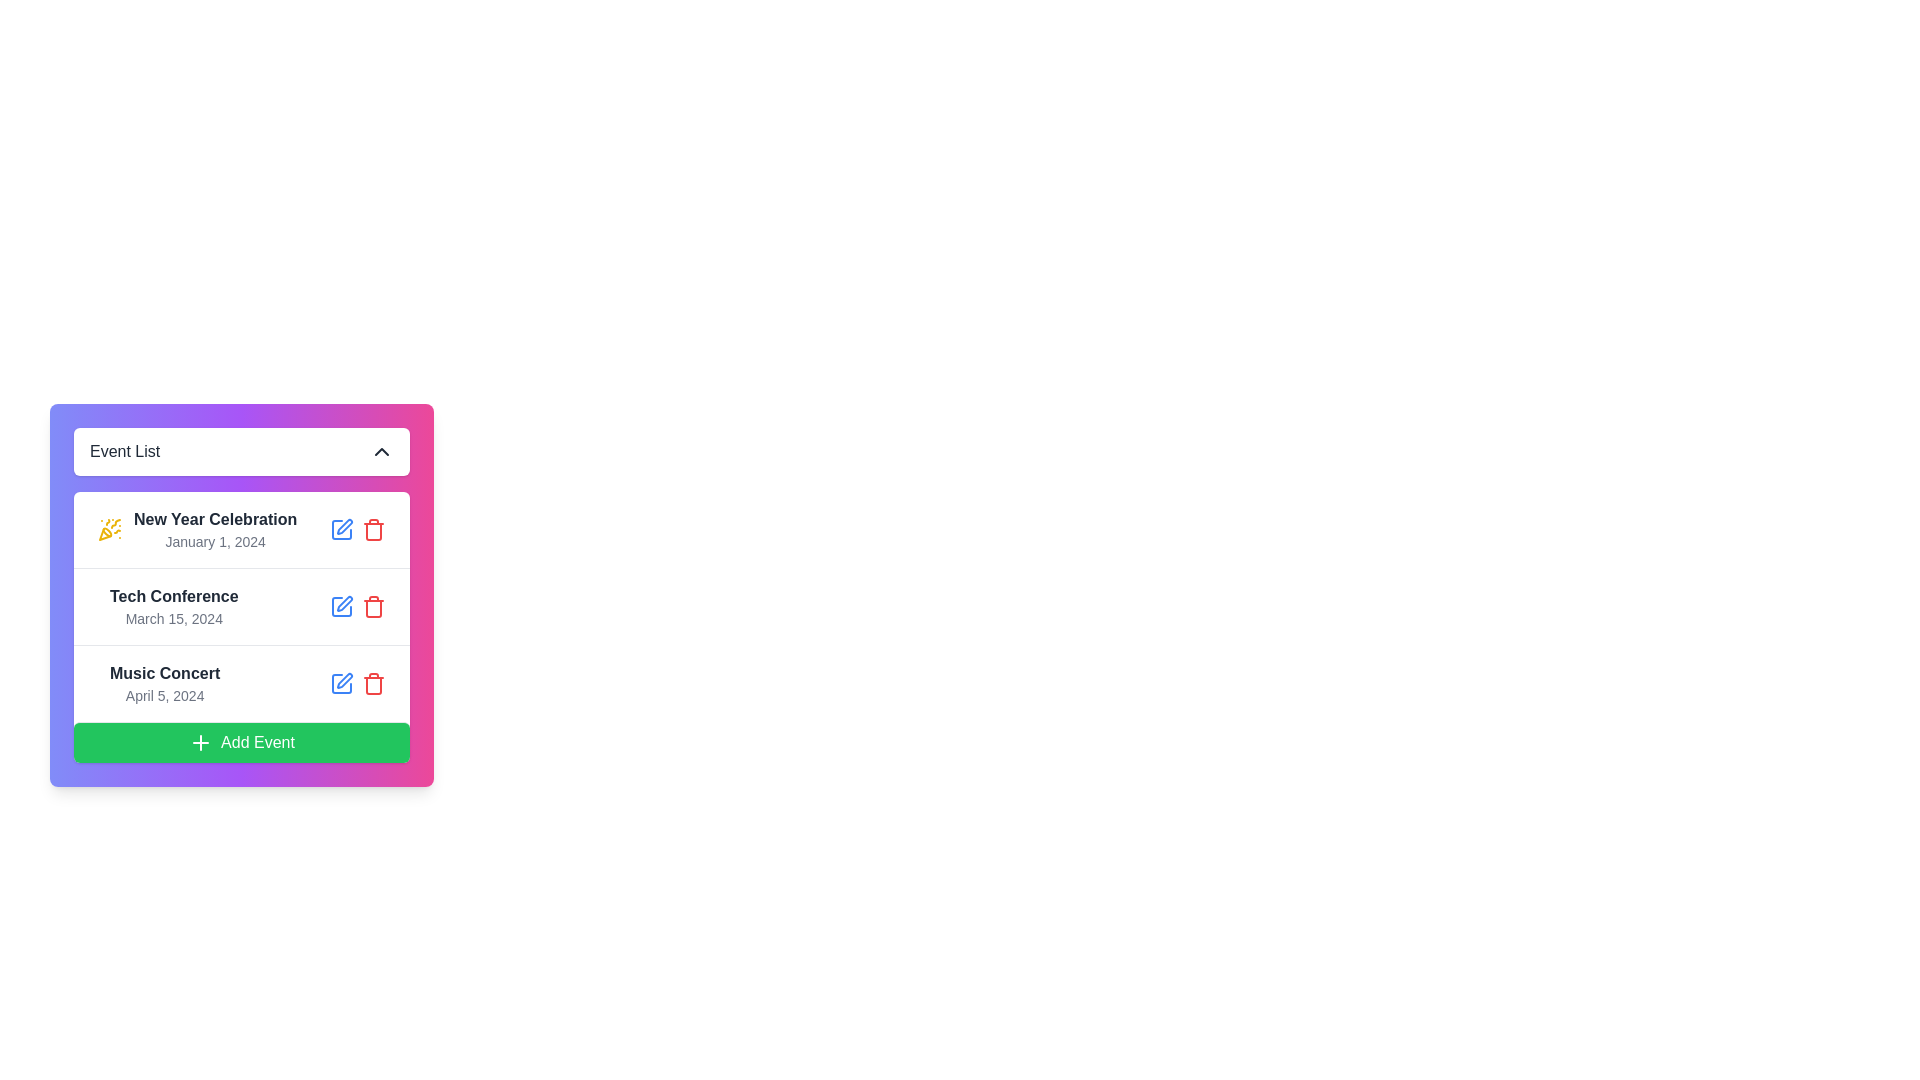  I want to click on the trash can icon button, so click(374, 608).